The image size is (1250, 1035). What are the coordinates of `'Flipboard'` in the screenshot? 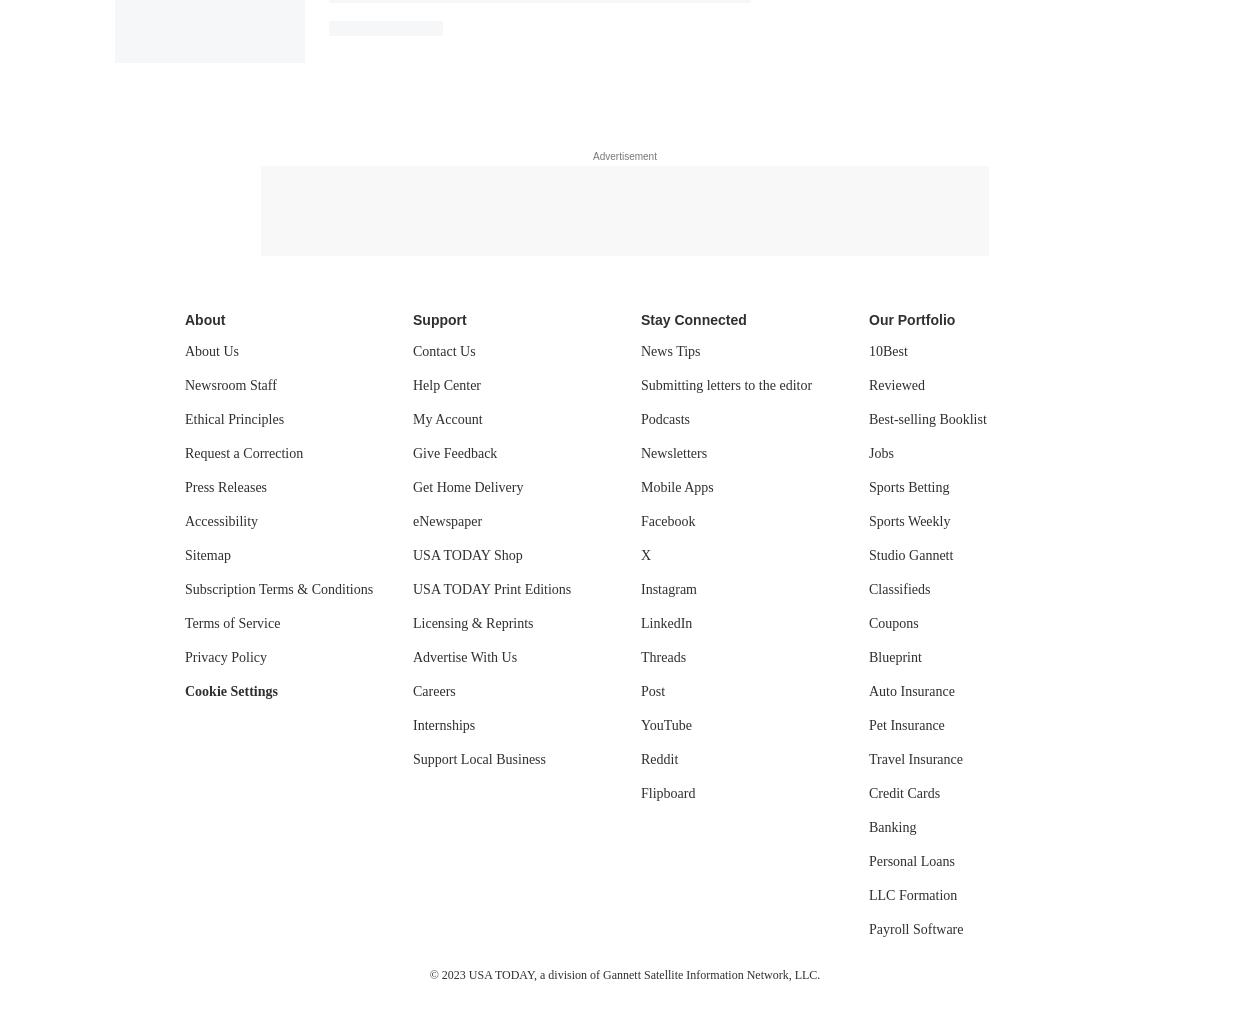 It's located at (668, 791).